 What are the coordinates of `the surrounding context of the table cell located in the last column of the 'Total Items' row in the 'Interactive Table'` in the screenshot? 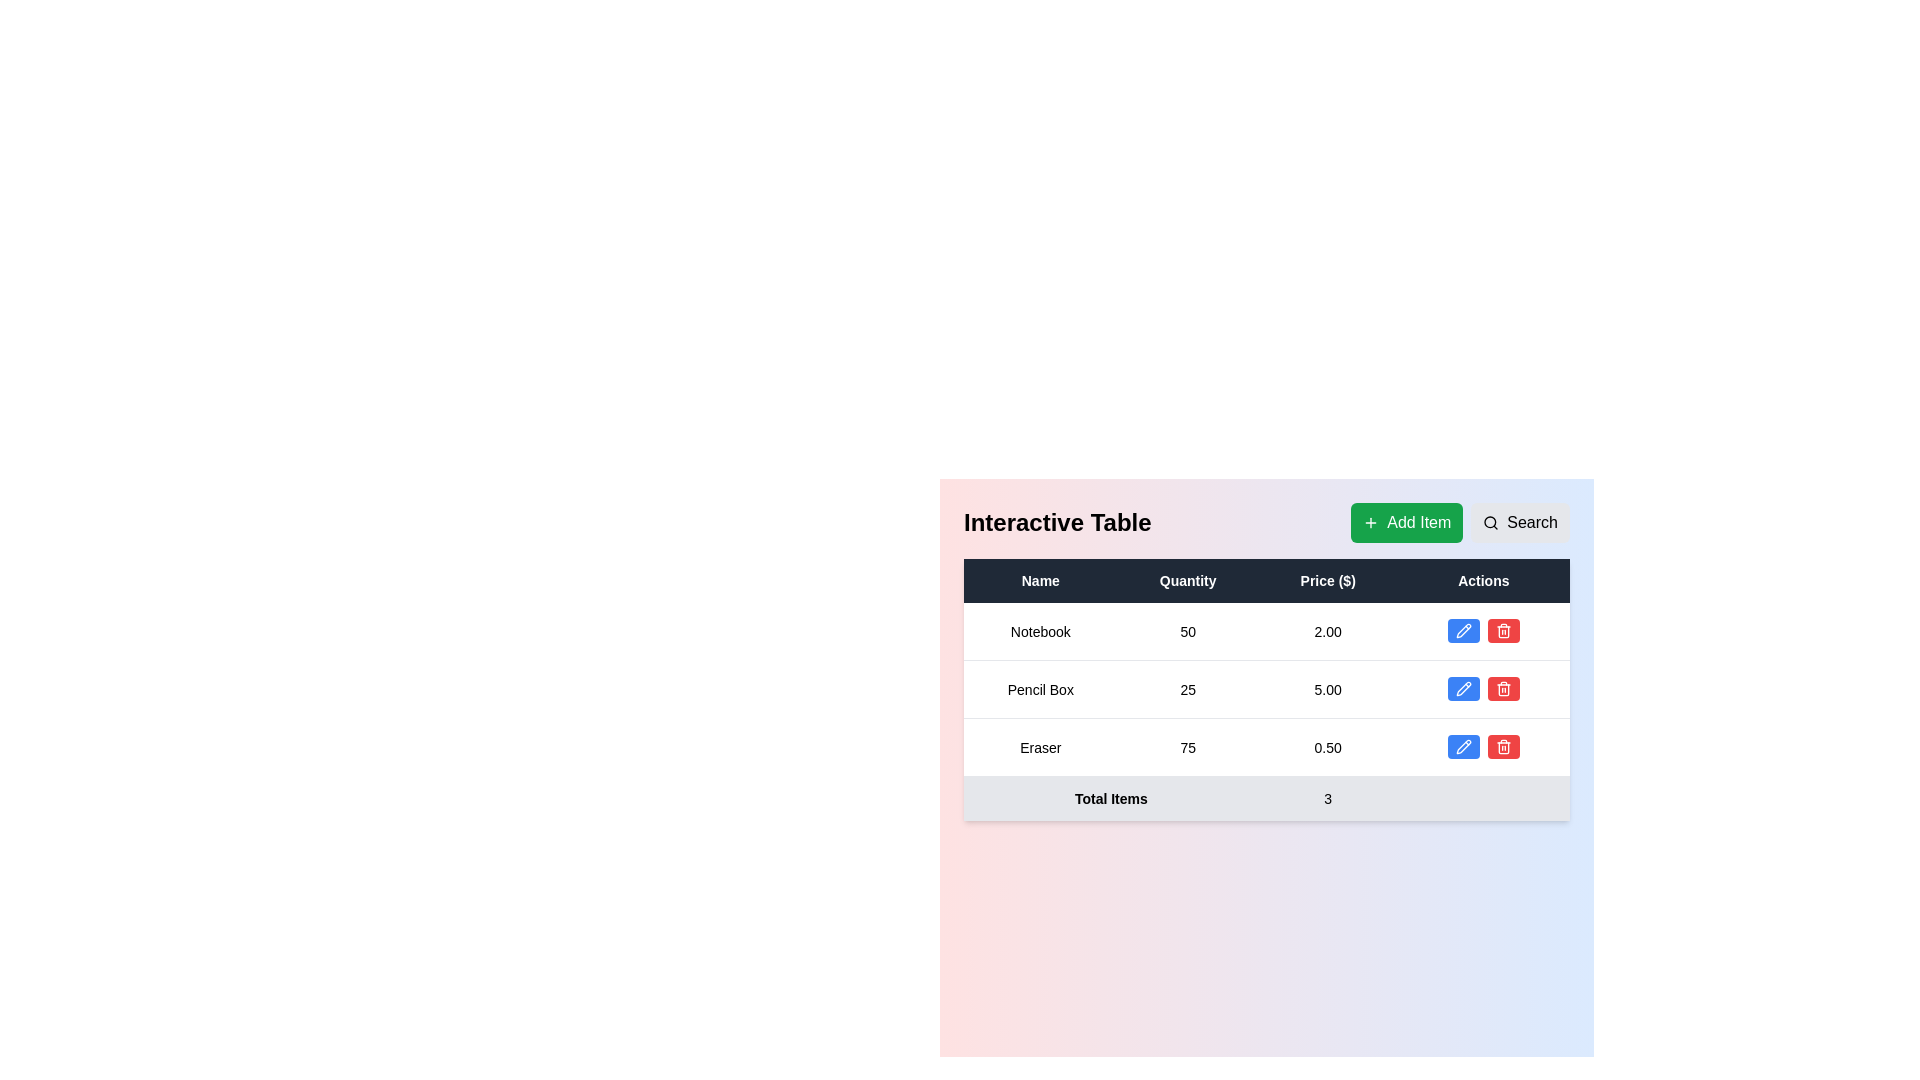 It's located at (1483, 797).